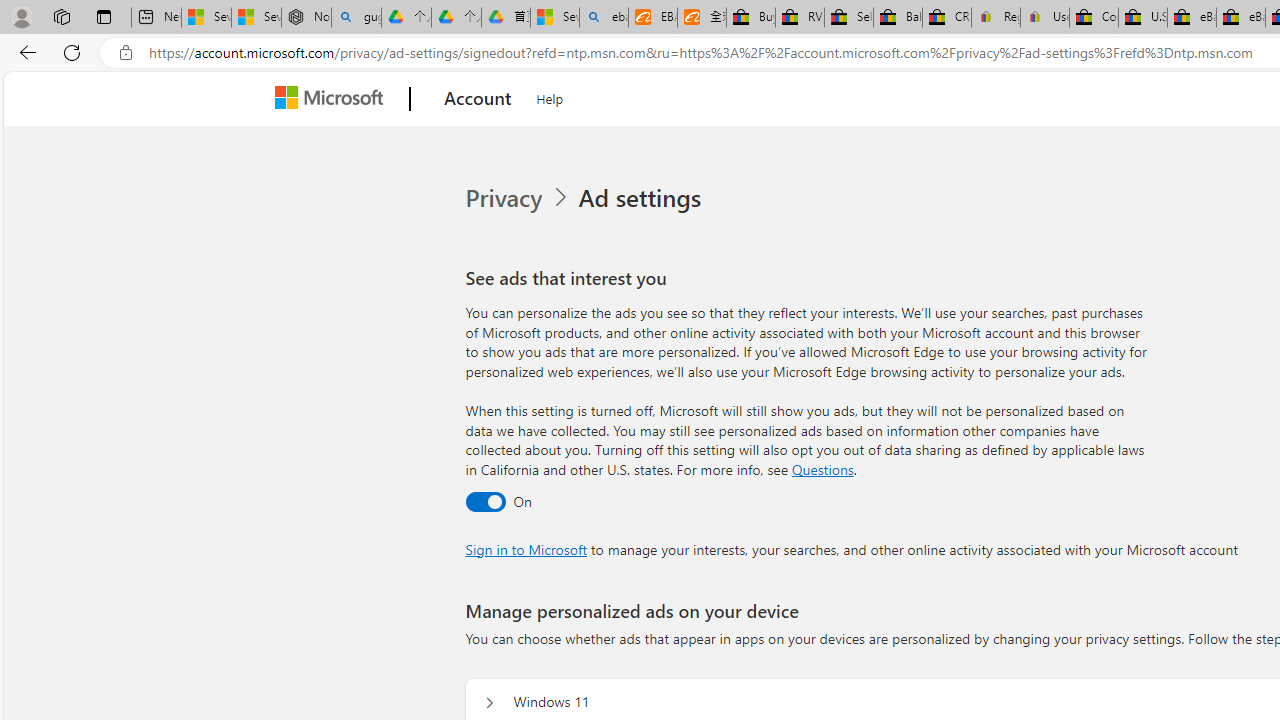  I want to click on 'Baby Keepsakes & Announcements for sale | eBay', so click(896, 17).